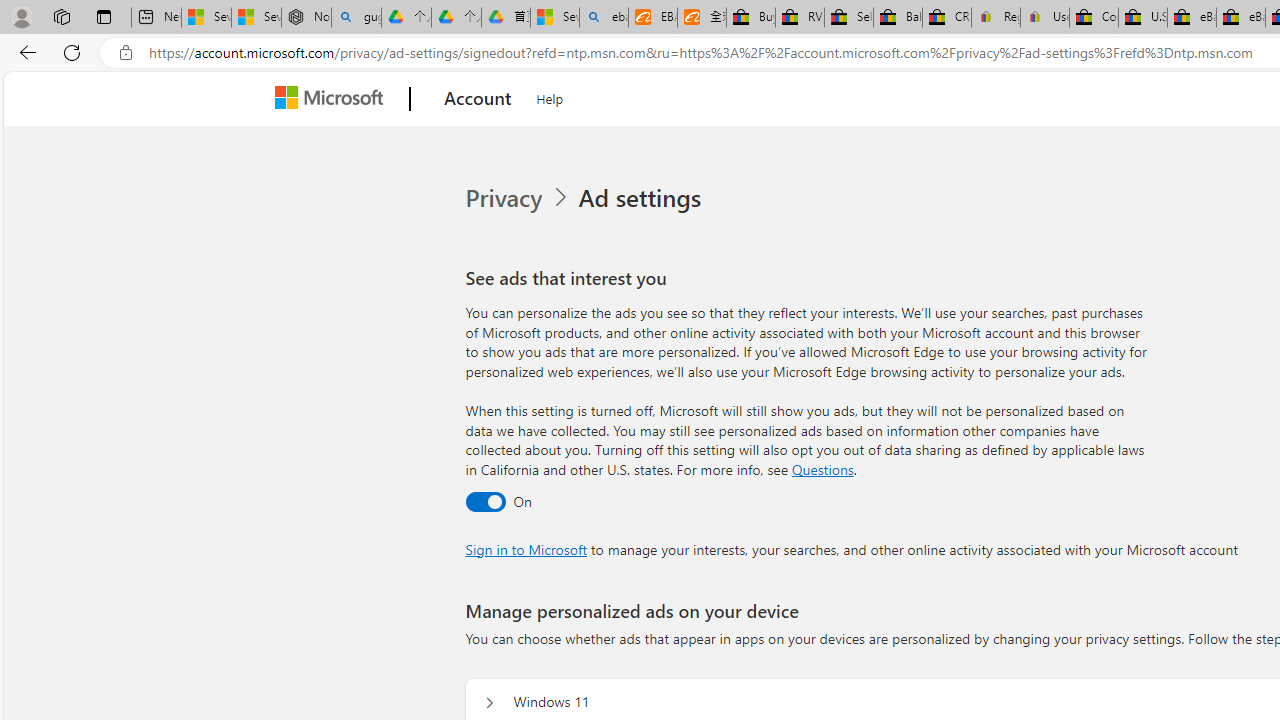  I want to click on 'Baby Keepsakes & Announcements for sale | eBay', so click(896, 17).